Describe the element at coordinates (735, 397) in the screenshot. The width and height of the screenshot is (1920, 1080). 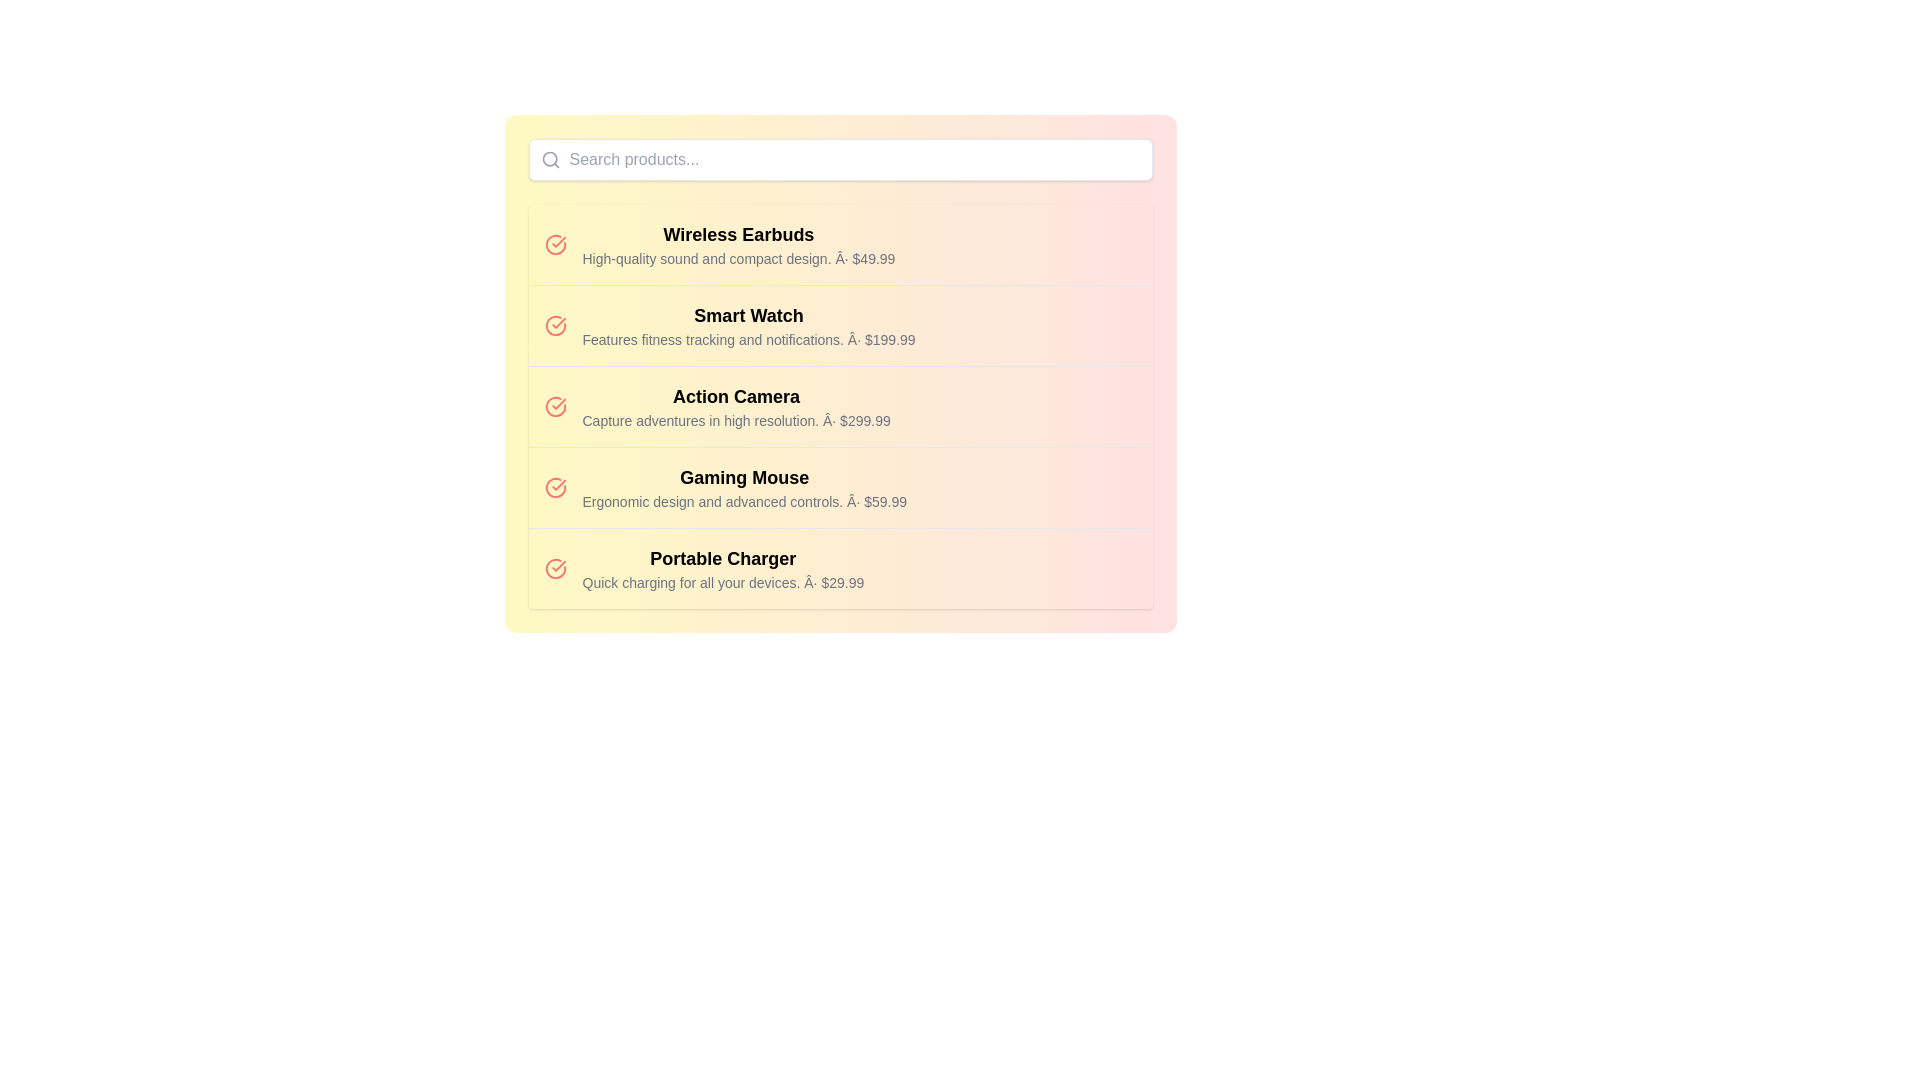
I see `the 'Action Camera' title text label, which serves as a display label for the product entry and is positioned centrally above the product's description and price` at that location.